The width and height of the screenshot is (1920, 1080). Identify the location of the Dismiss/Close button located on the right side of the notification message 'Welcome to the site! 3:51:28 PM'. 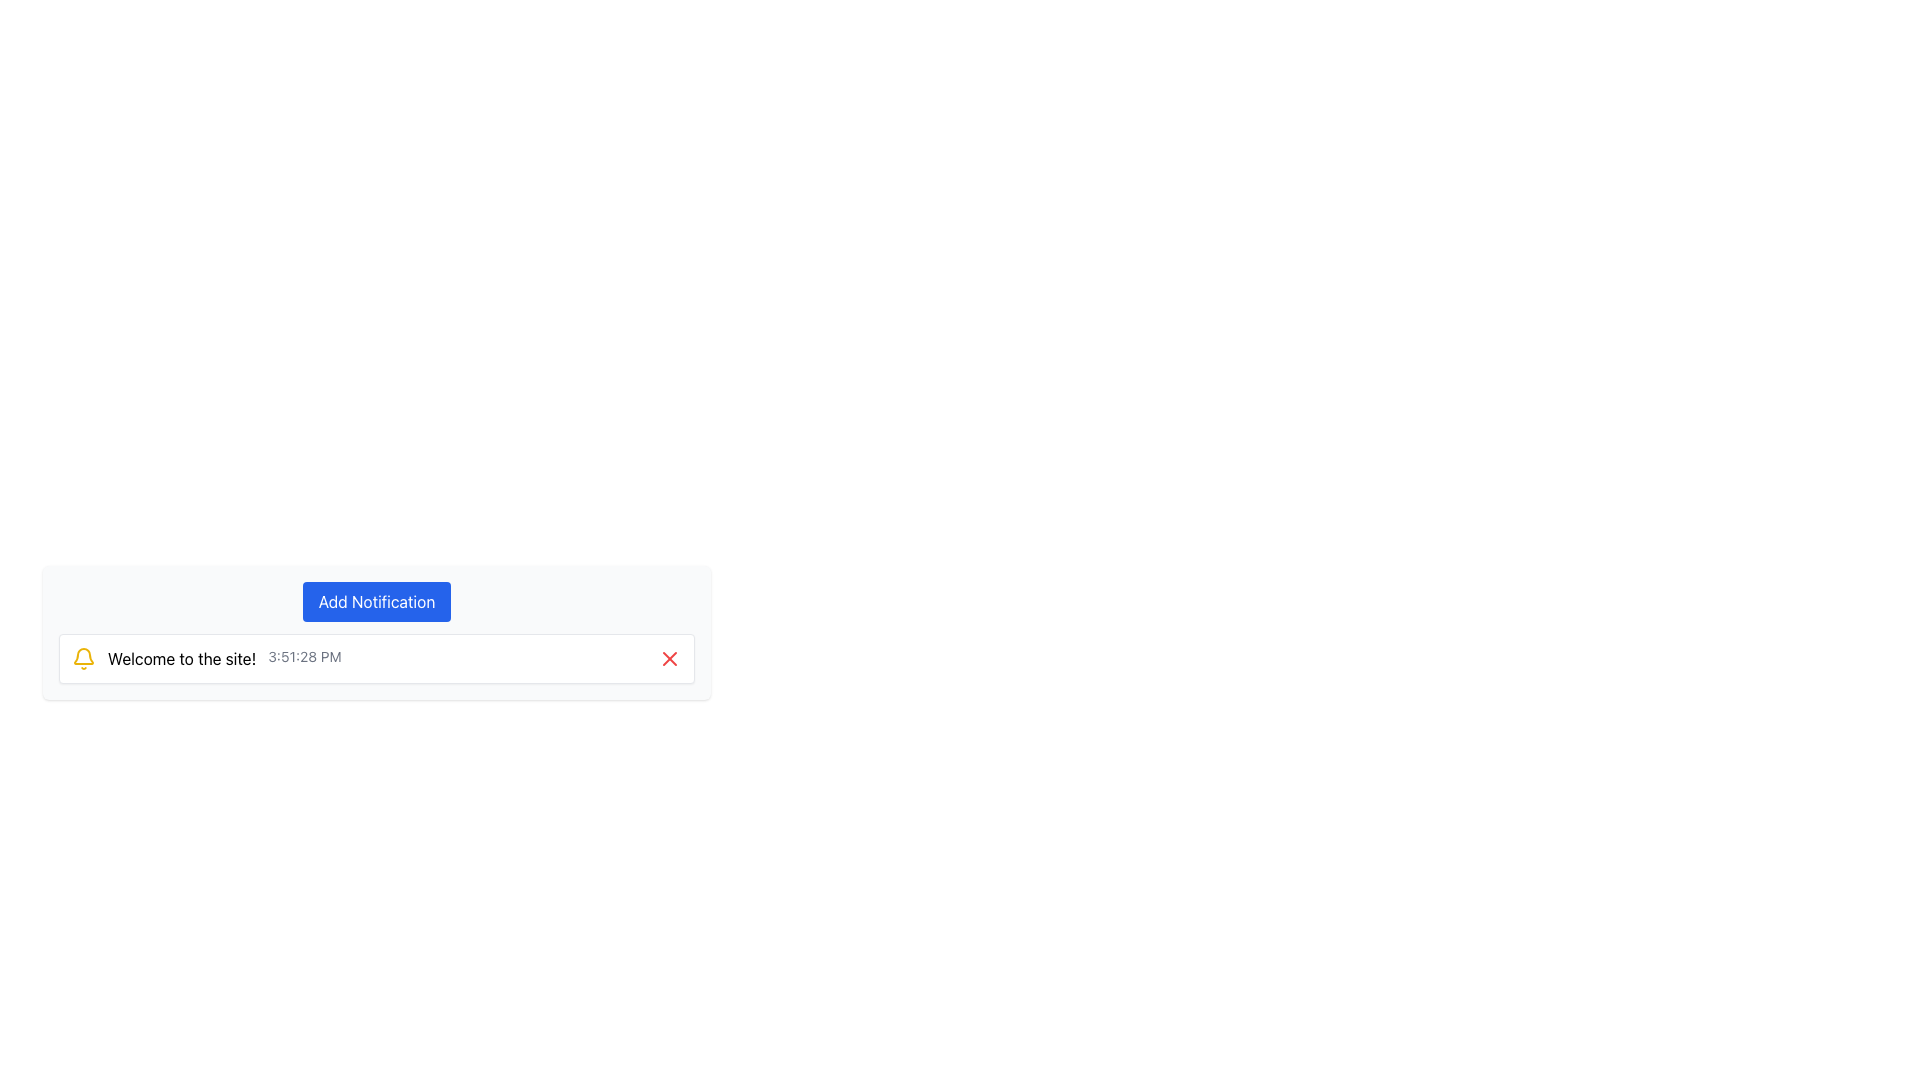
(670, 659).